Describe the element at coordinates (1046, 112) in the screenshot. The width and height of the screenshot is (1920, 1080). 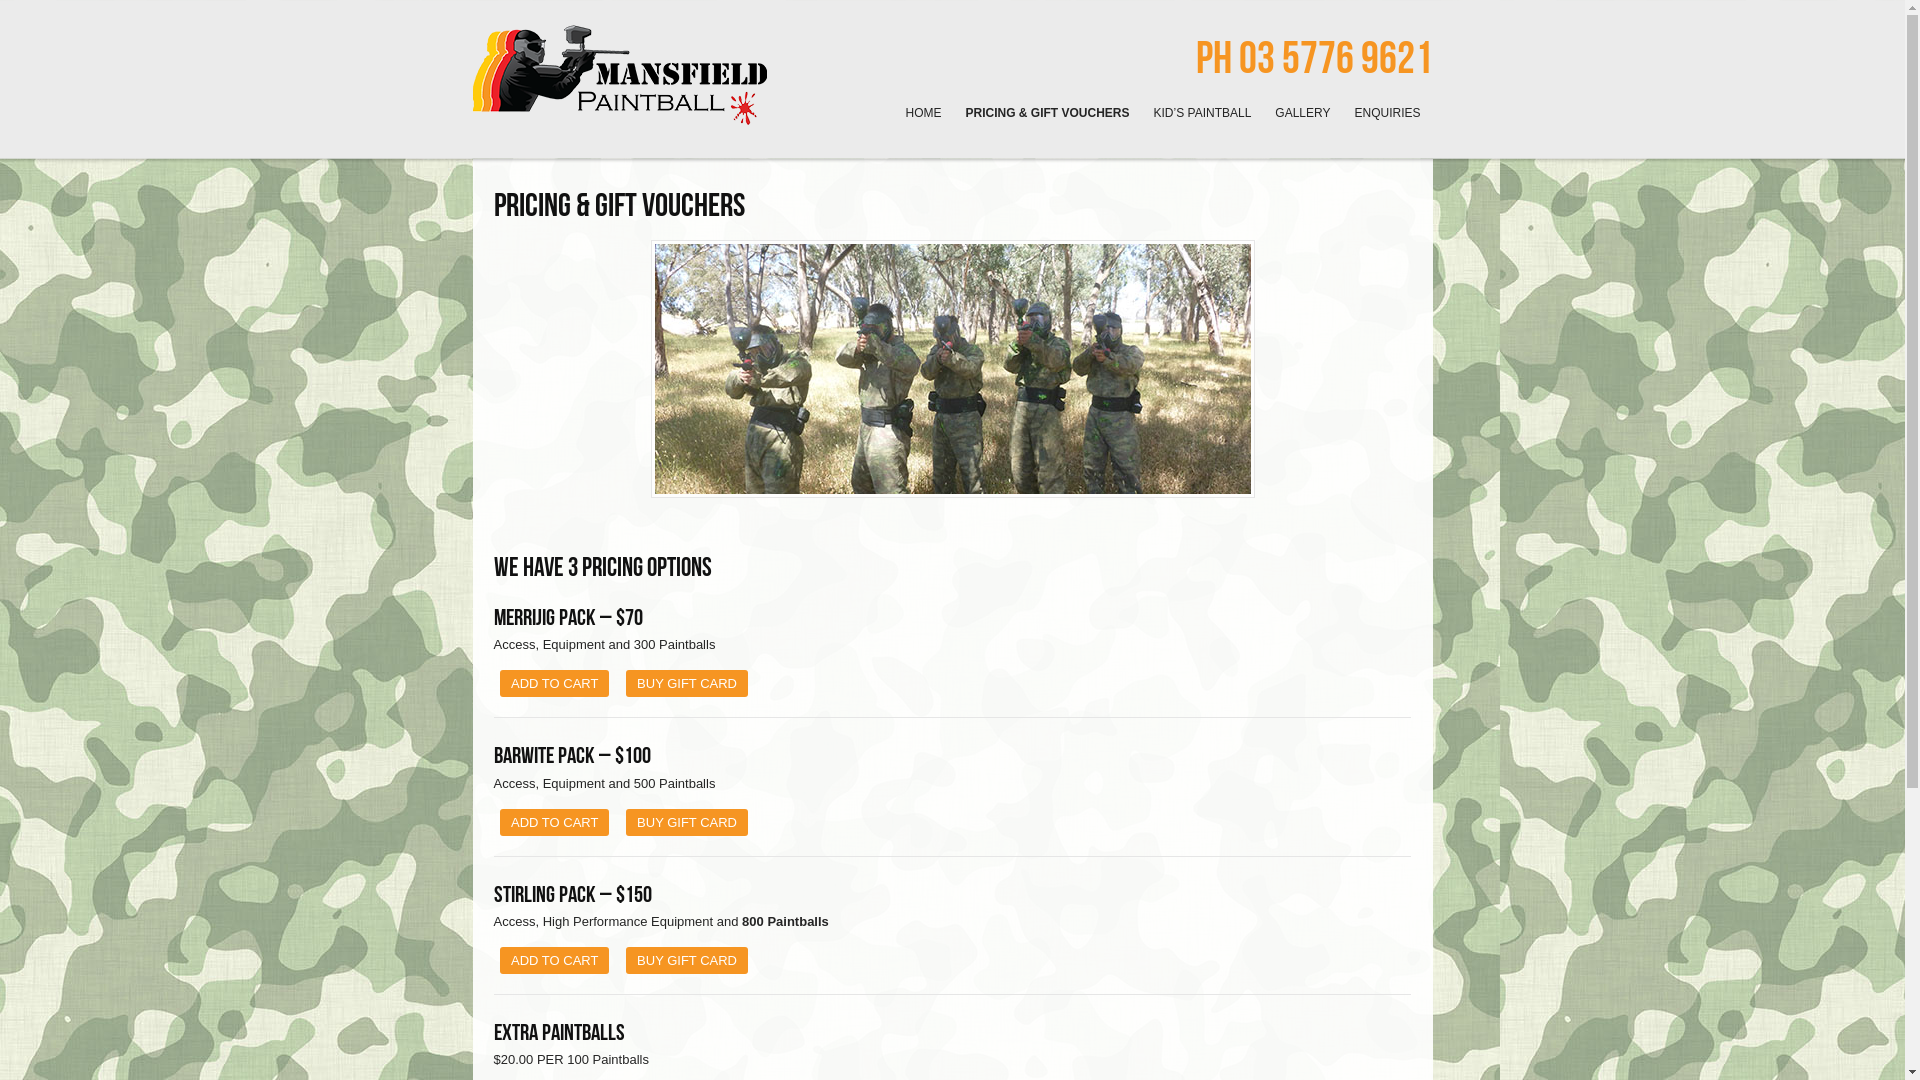
I see `'PRICING & GIFT VOUCHERS'` at that location.